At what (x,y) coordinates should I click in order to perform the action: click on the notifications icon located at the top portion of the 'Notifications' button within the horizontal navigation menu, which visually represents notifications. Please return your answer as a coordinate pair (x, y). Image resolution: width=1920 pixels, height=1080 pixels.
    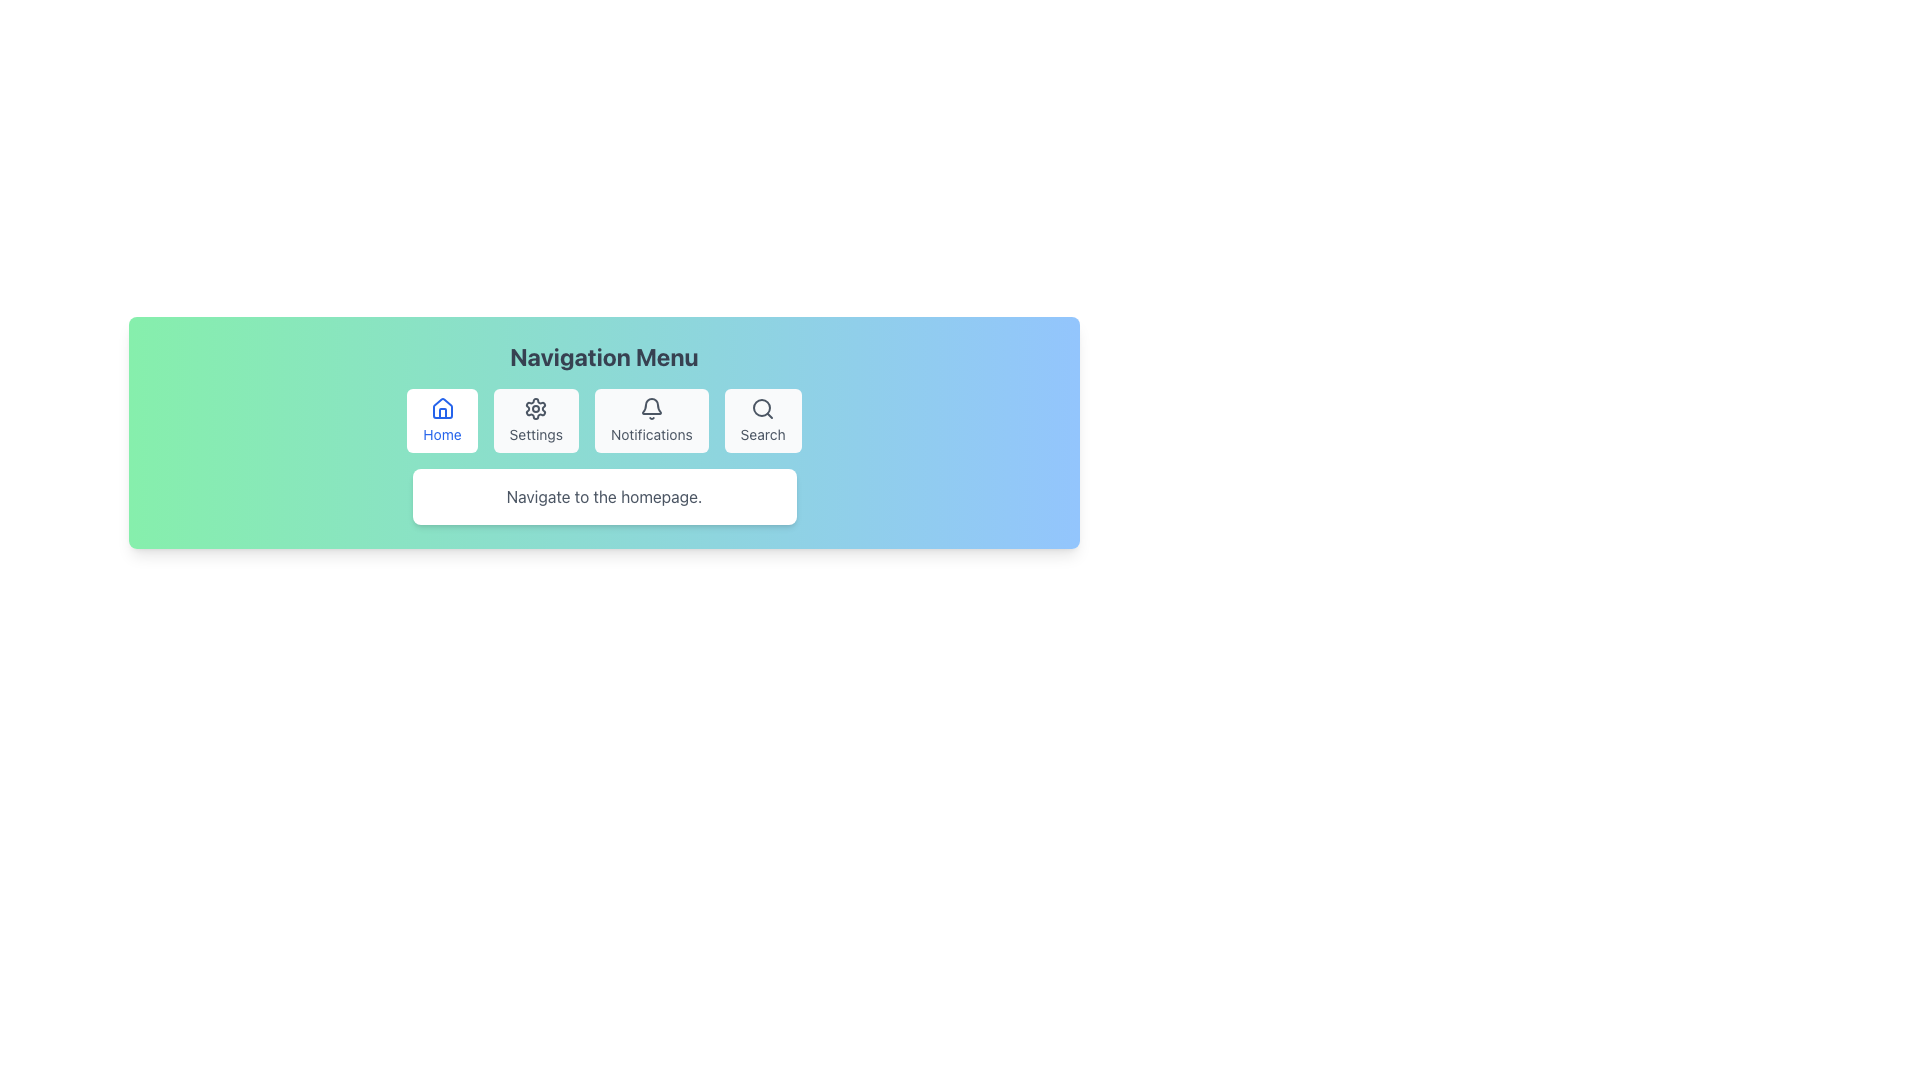
    Looking at the image, I should click on (651, 407).